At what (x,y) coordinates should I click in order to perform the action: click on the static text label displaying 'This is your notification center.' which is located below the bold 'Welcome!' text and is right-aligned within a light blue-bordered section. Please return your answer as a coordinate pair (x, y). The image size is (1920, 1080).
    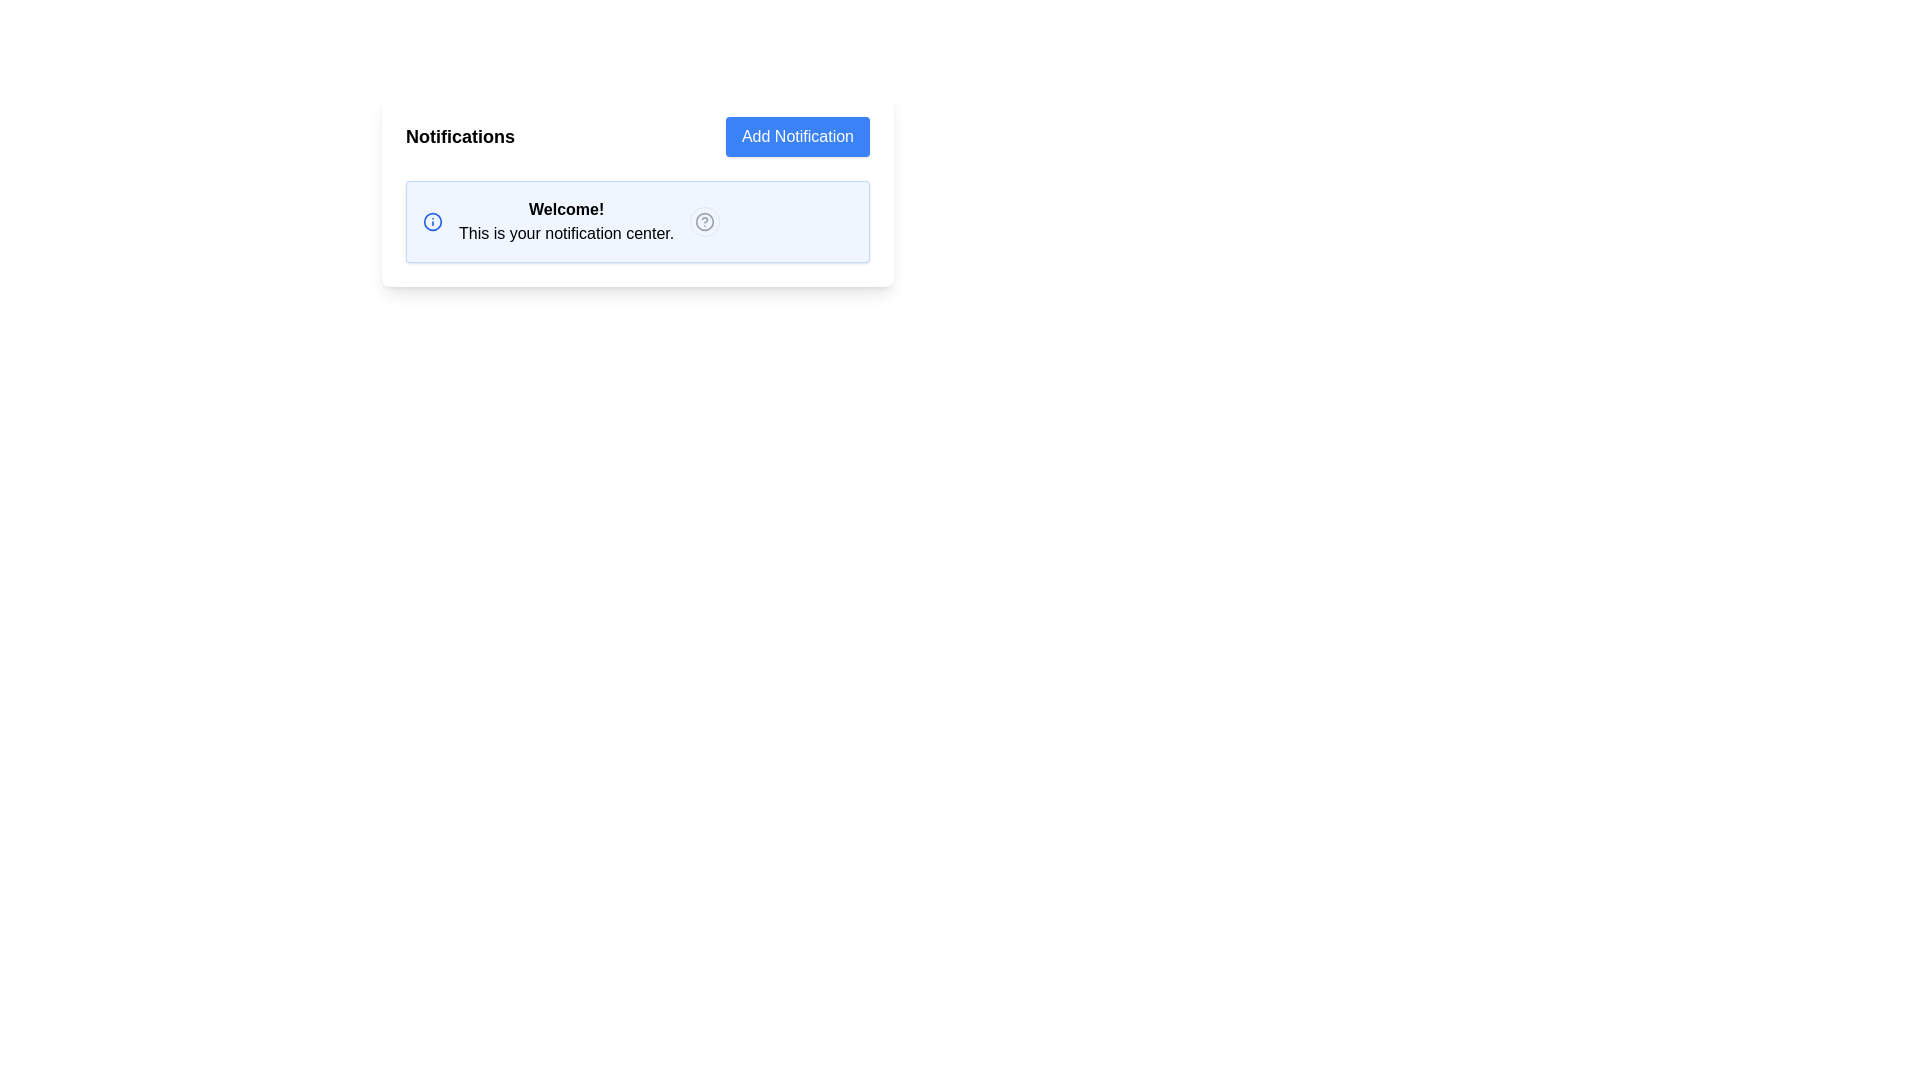
    Looking at the image, I should click on (565, 233).